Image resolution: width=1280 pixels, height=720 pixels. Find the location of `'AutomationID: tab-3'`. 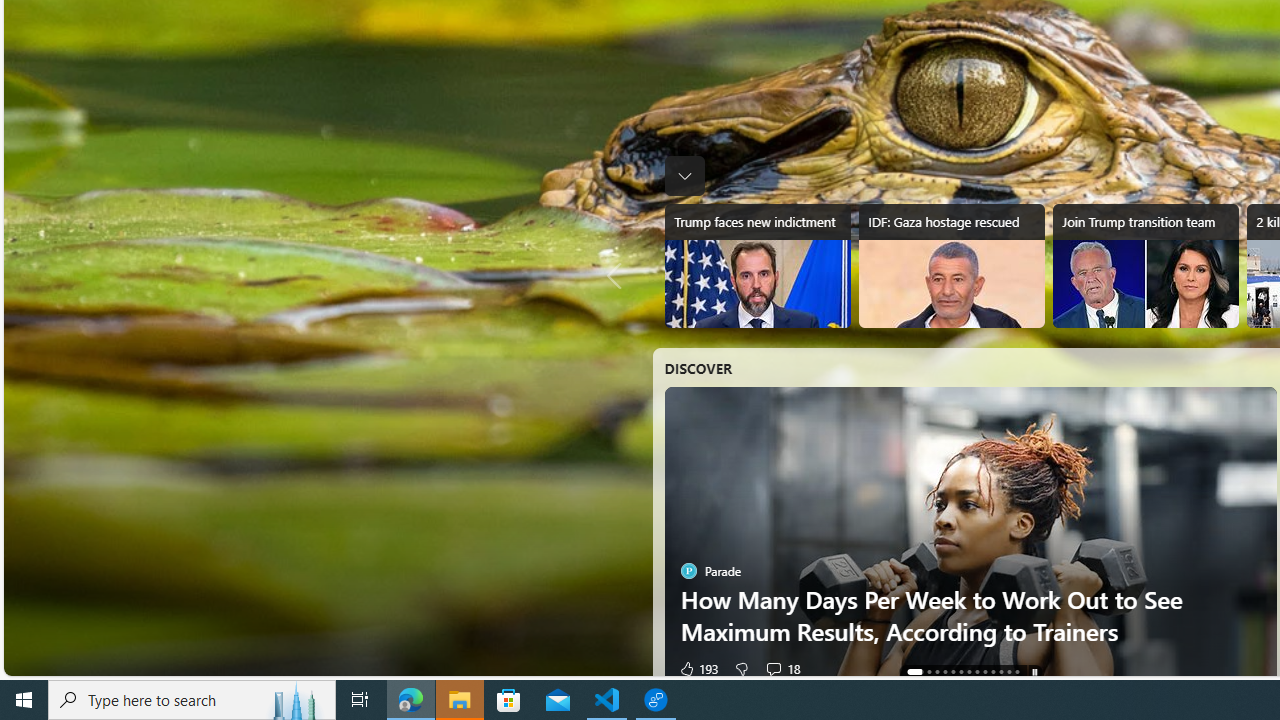

'AutomationID: tab-3' is located at coordinates (943, 672).